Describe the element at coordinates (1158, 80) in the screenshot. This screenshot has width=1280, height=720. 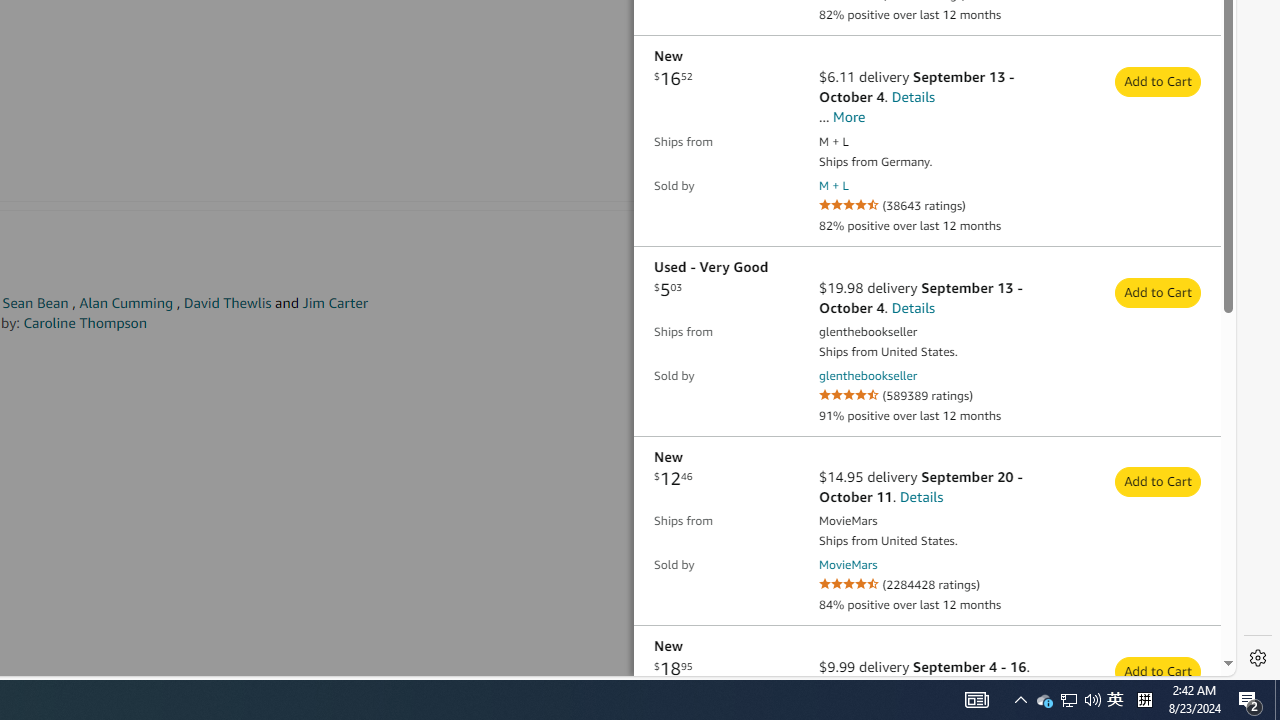
I see `'Add to Cart from seller M + L and price $16.52 '` at that location.